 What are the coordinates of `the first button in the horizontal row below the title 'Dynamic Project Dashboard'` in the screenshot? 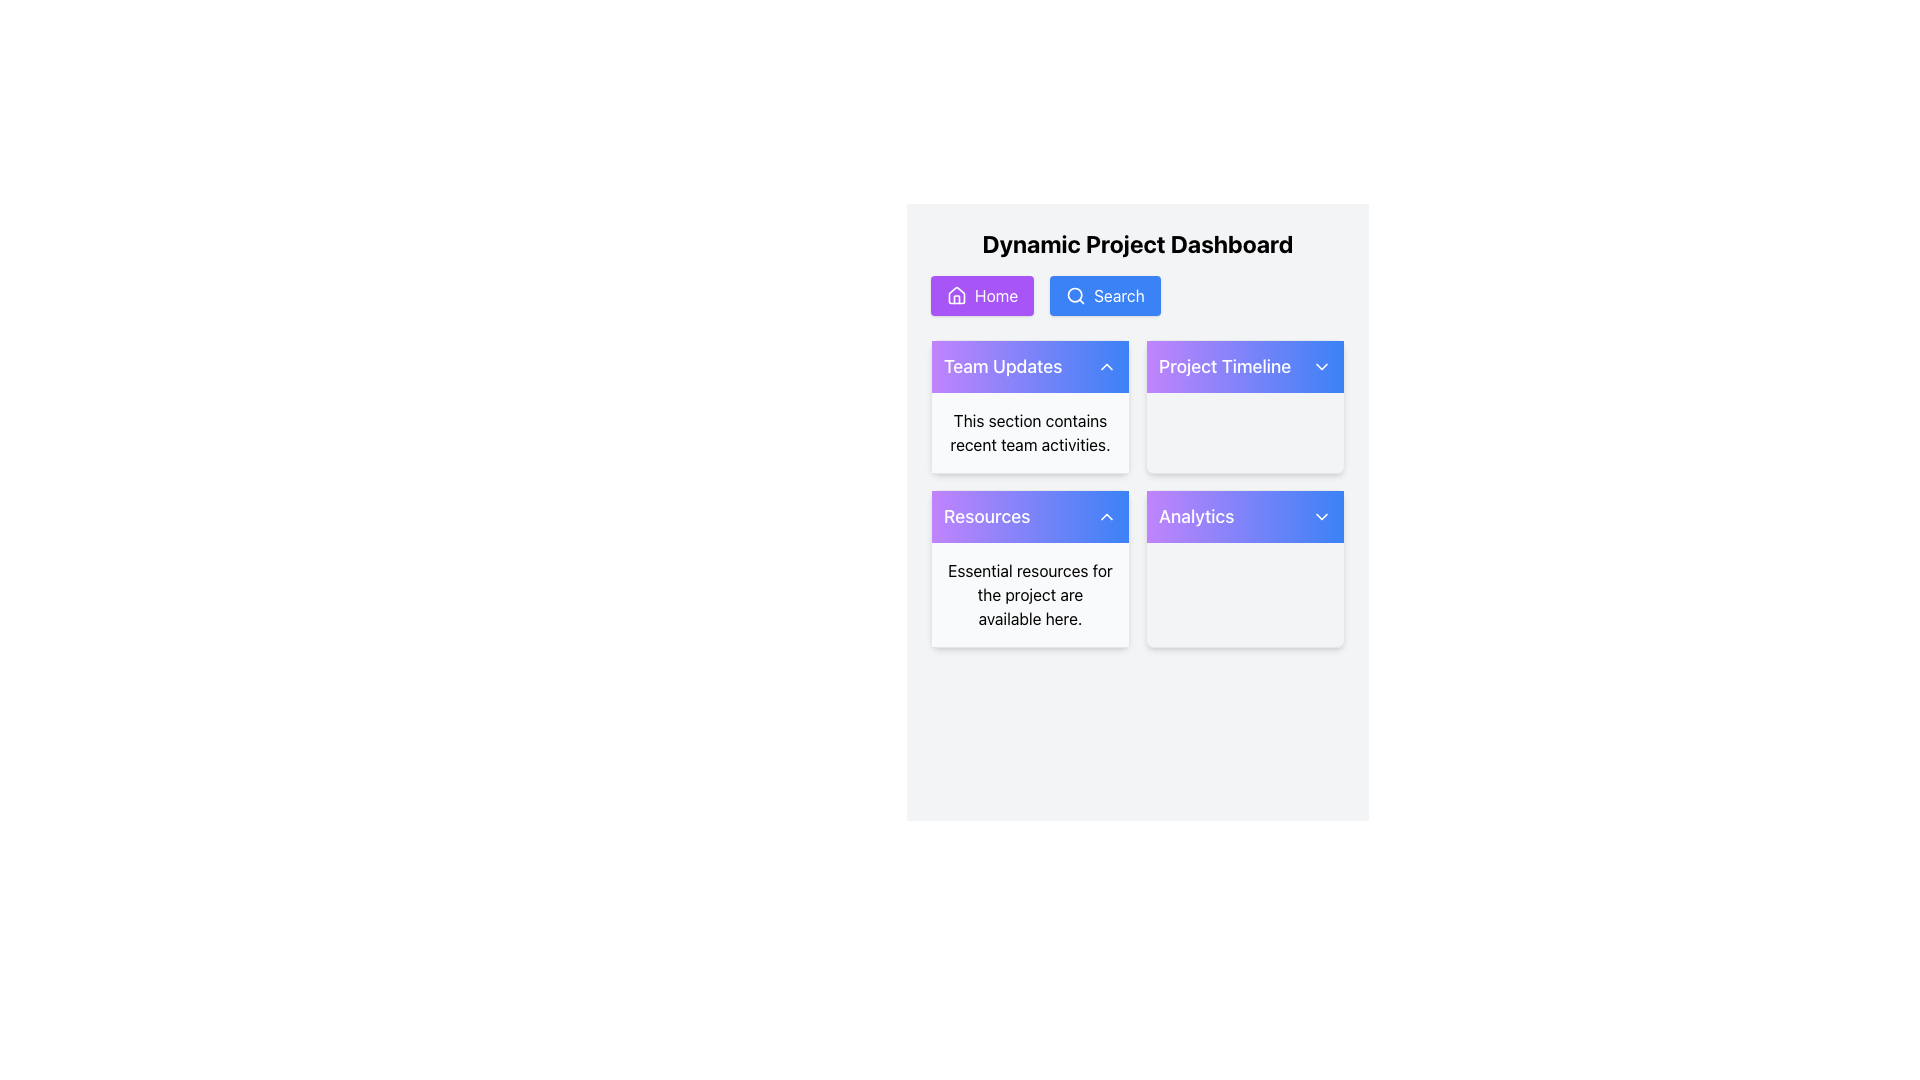 It's located at (982, 296).